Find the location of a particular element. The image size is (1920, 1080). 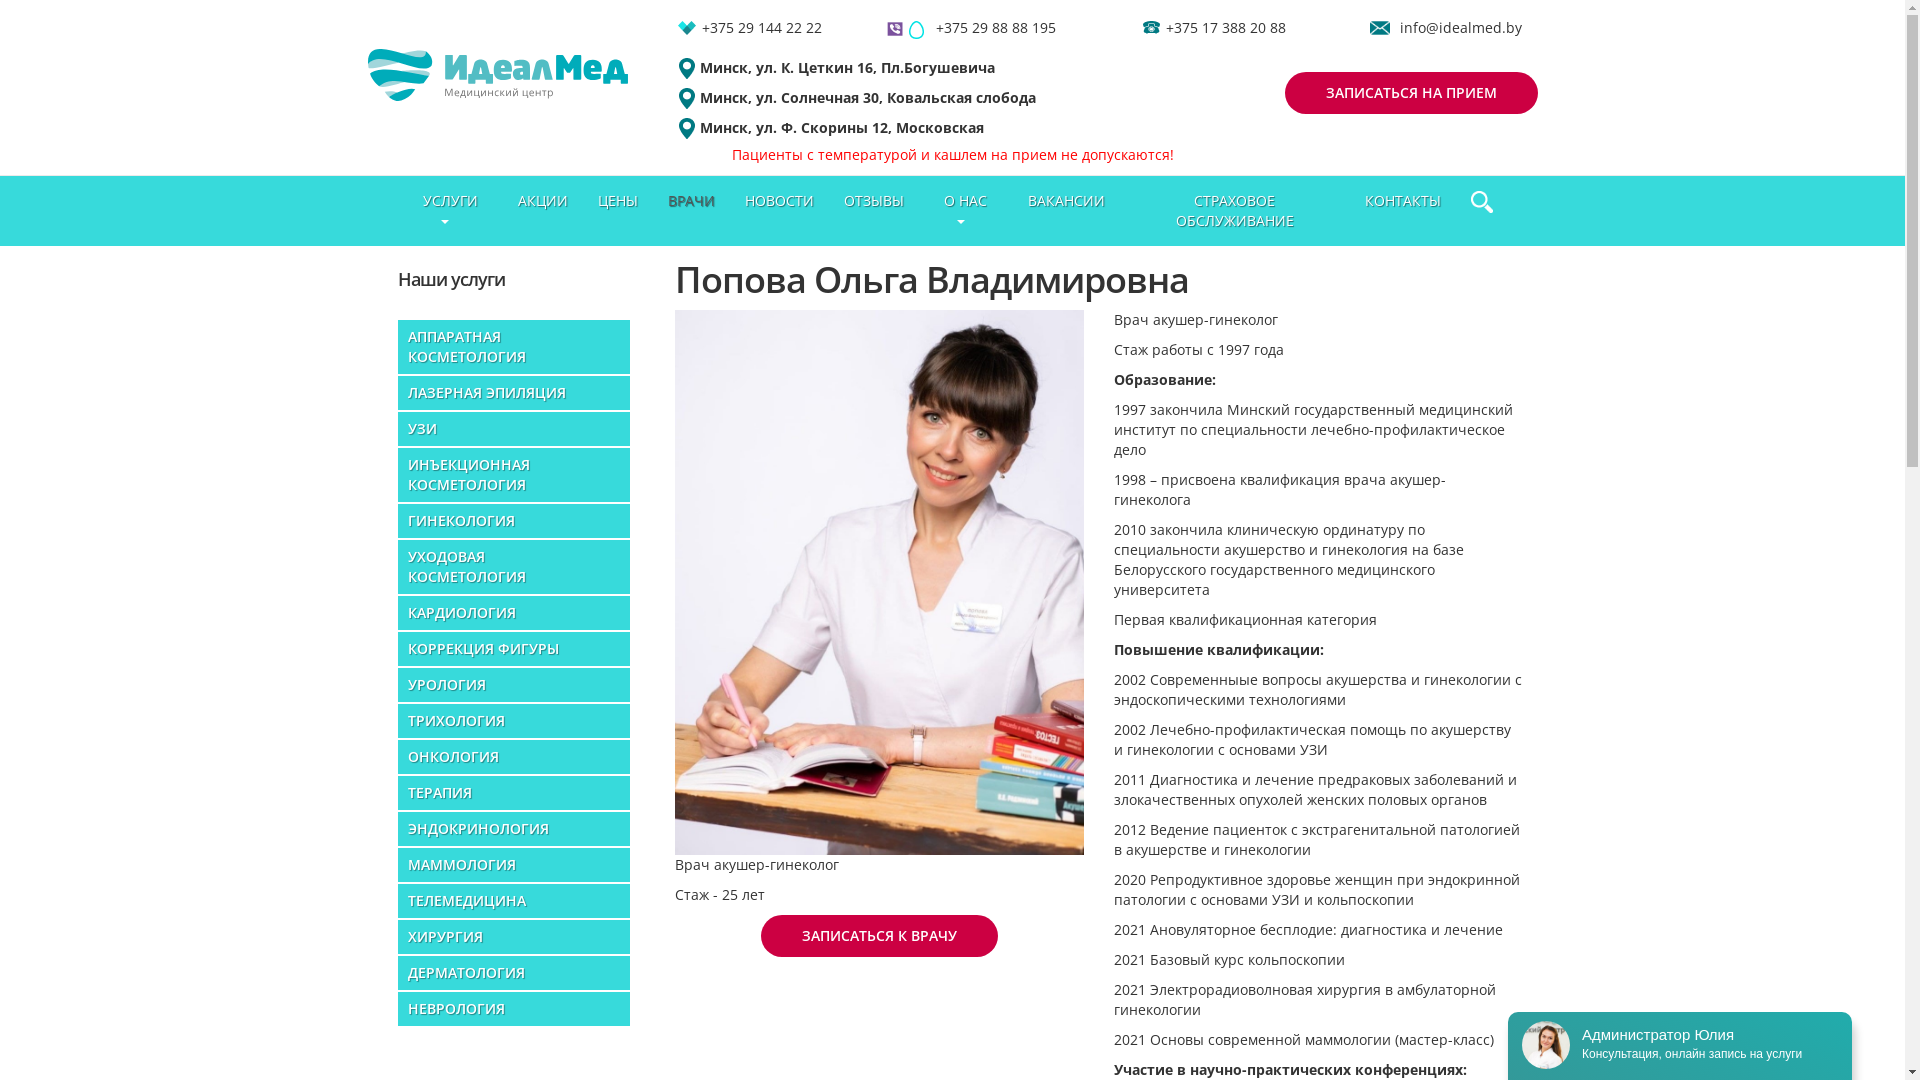

'+375 29 144 22 22' is located at coordinates (761, 27).